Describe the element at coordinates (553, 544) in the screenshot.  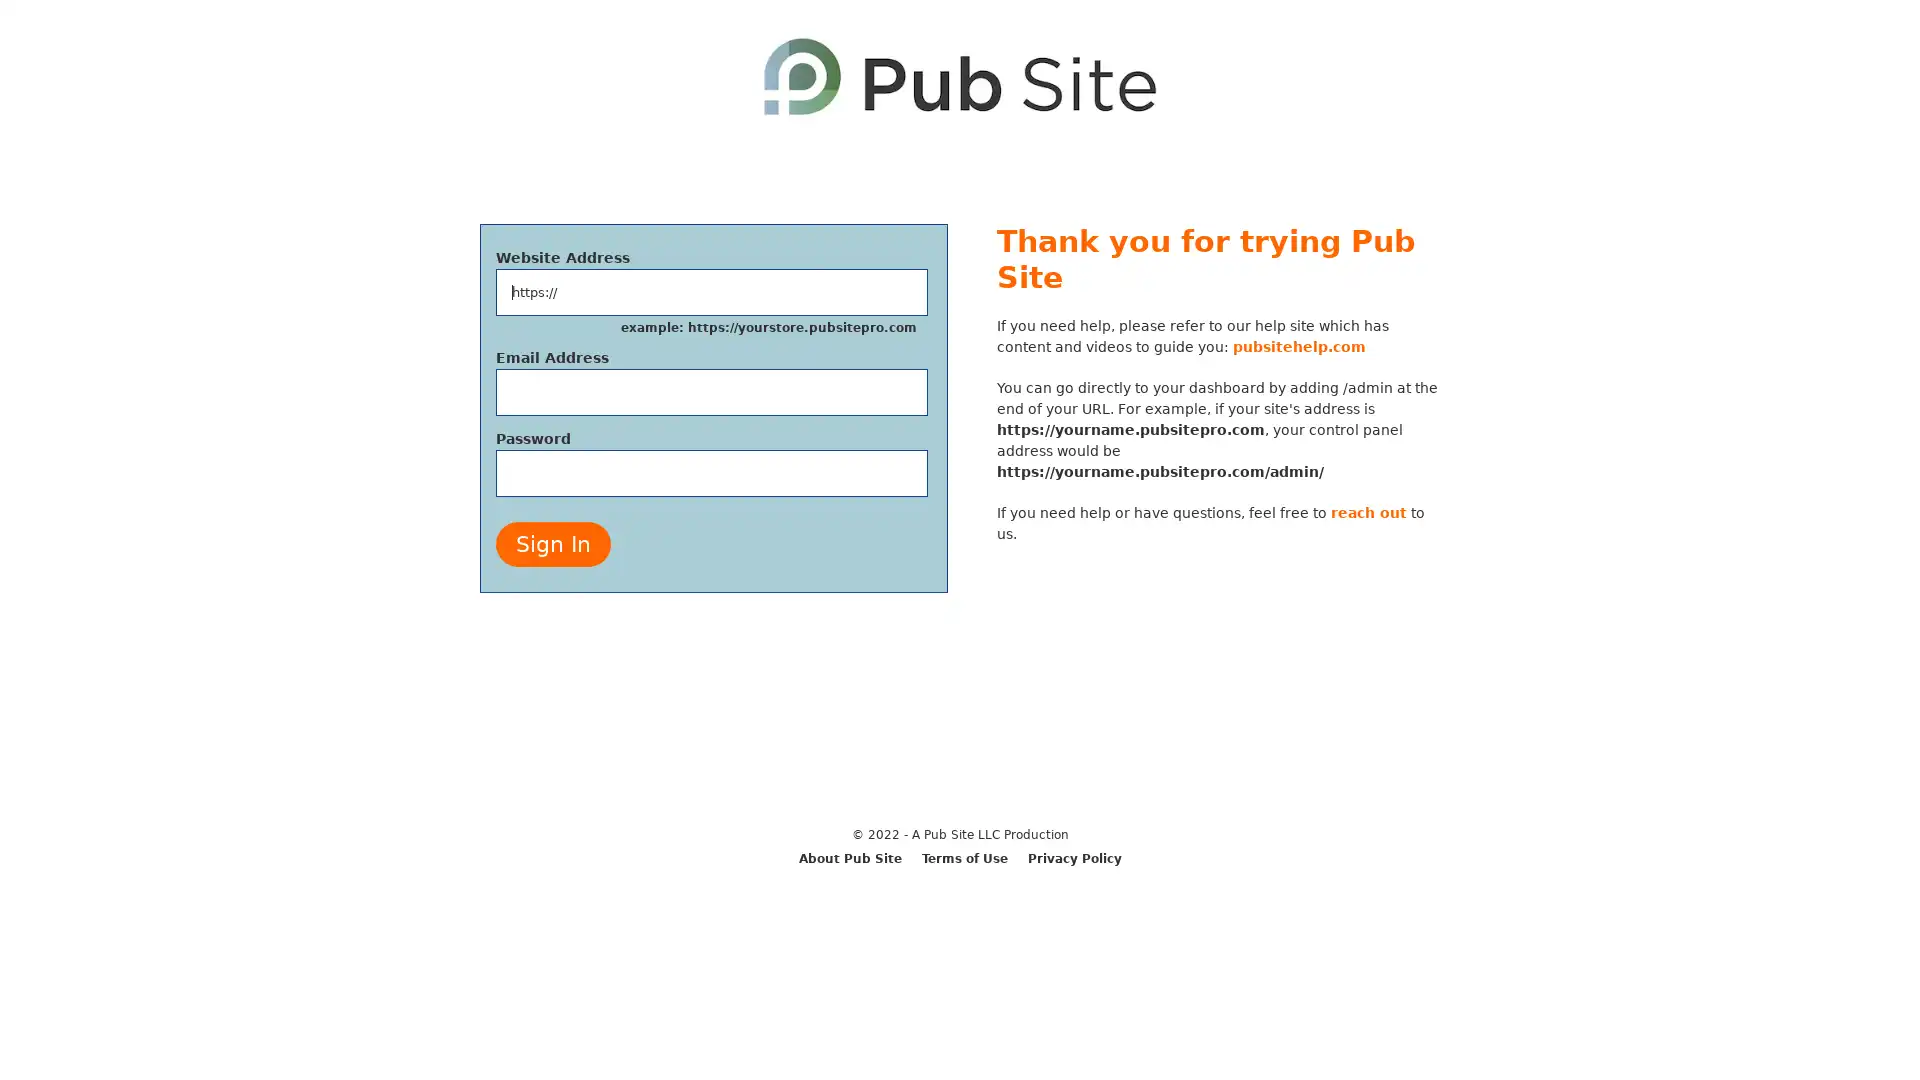
I see `Sign In` at that location.